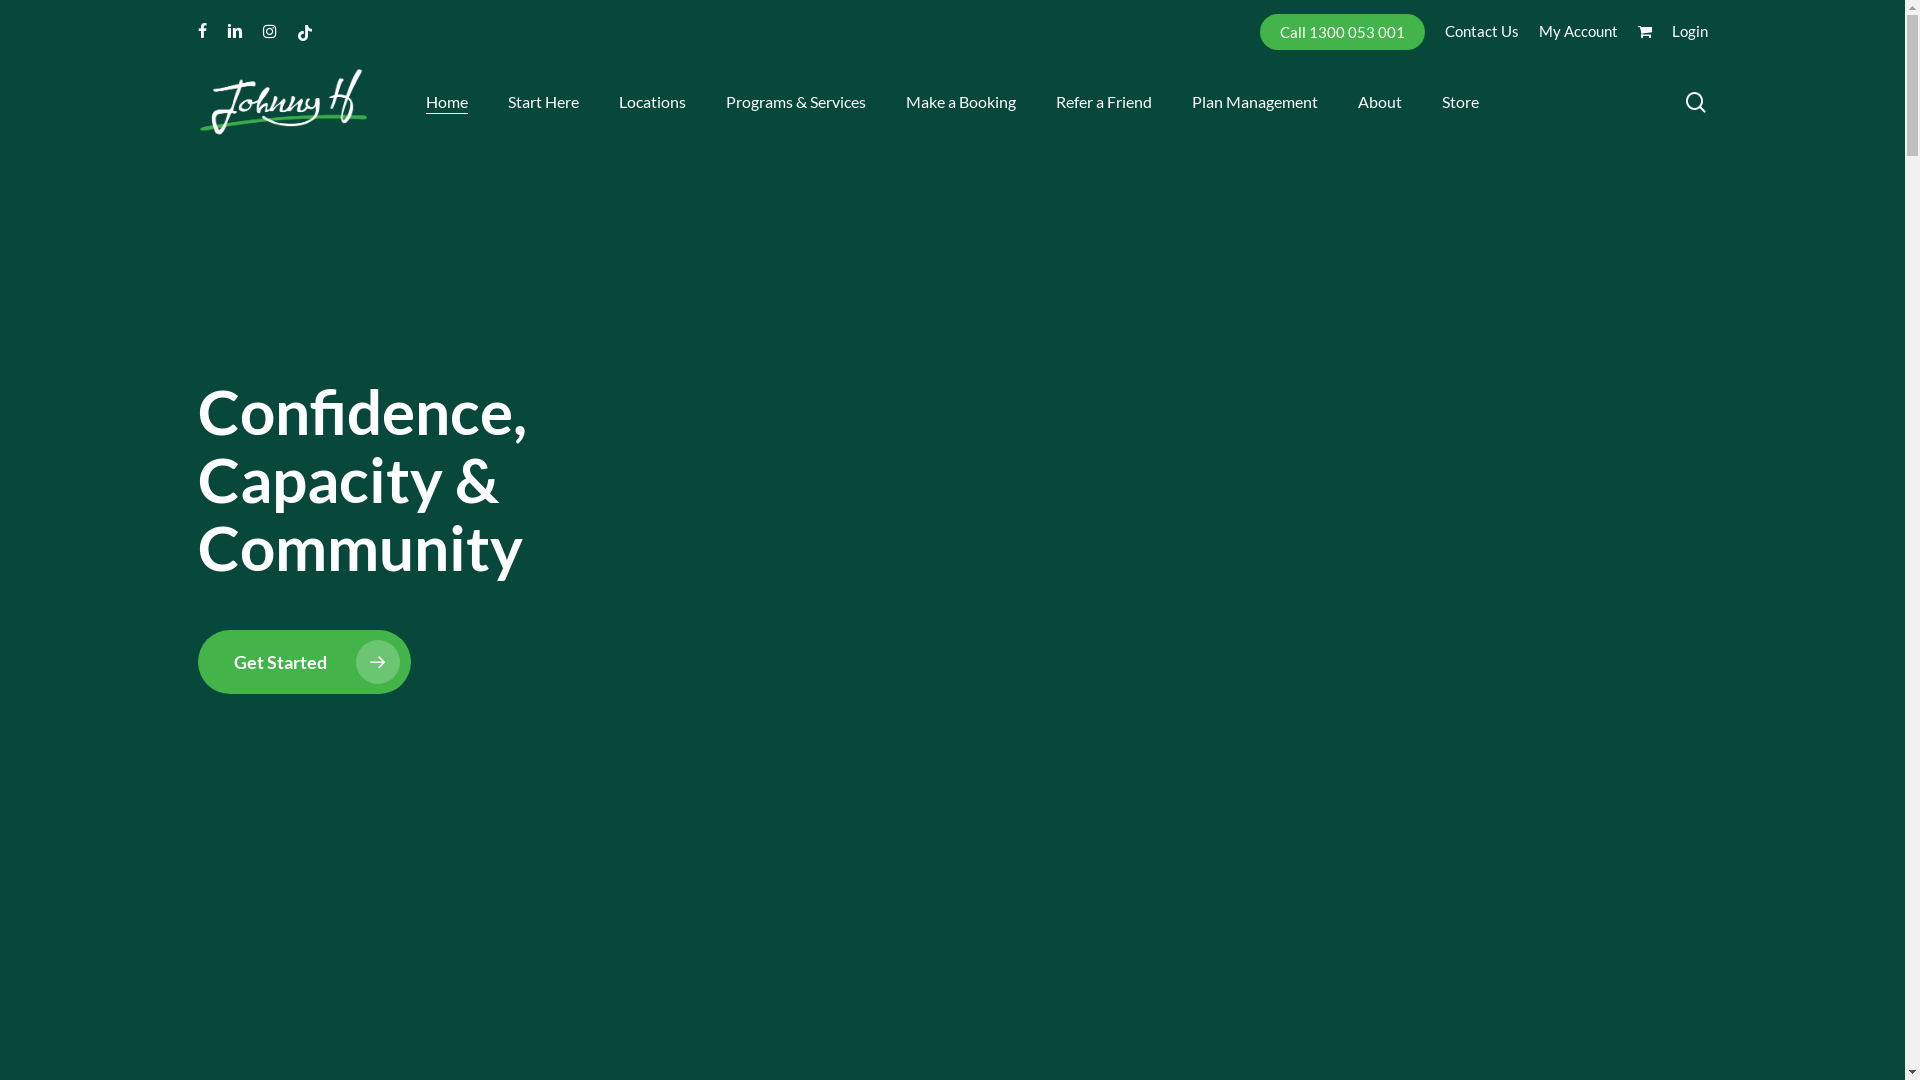  I want to click on 'search', so click(1694, 102).